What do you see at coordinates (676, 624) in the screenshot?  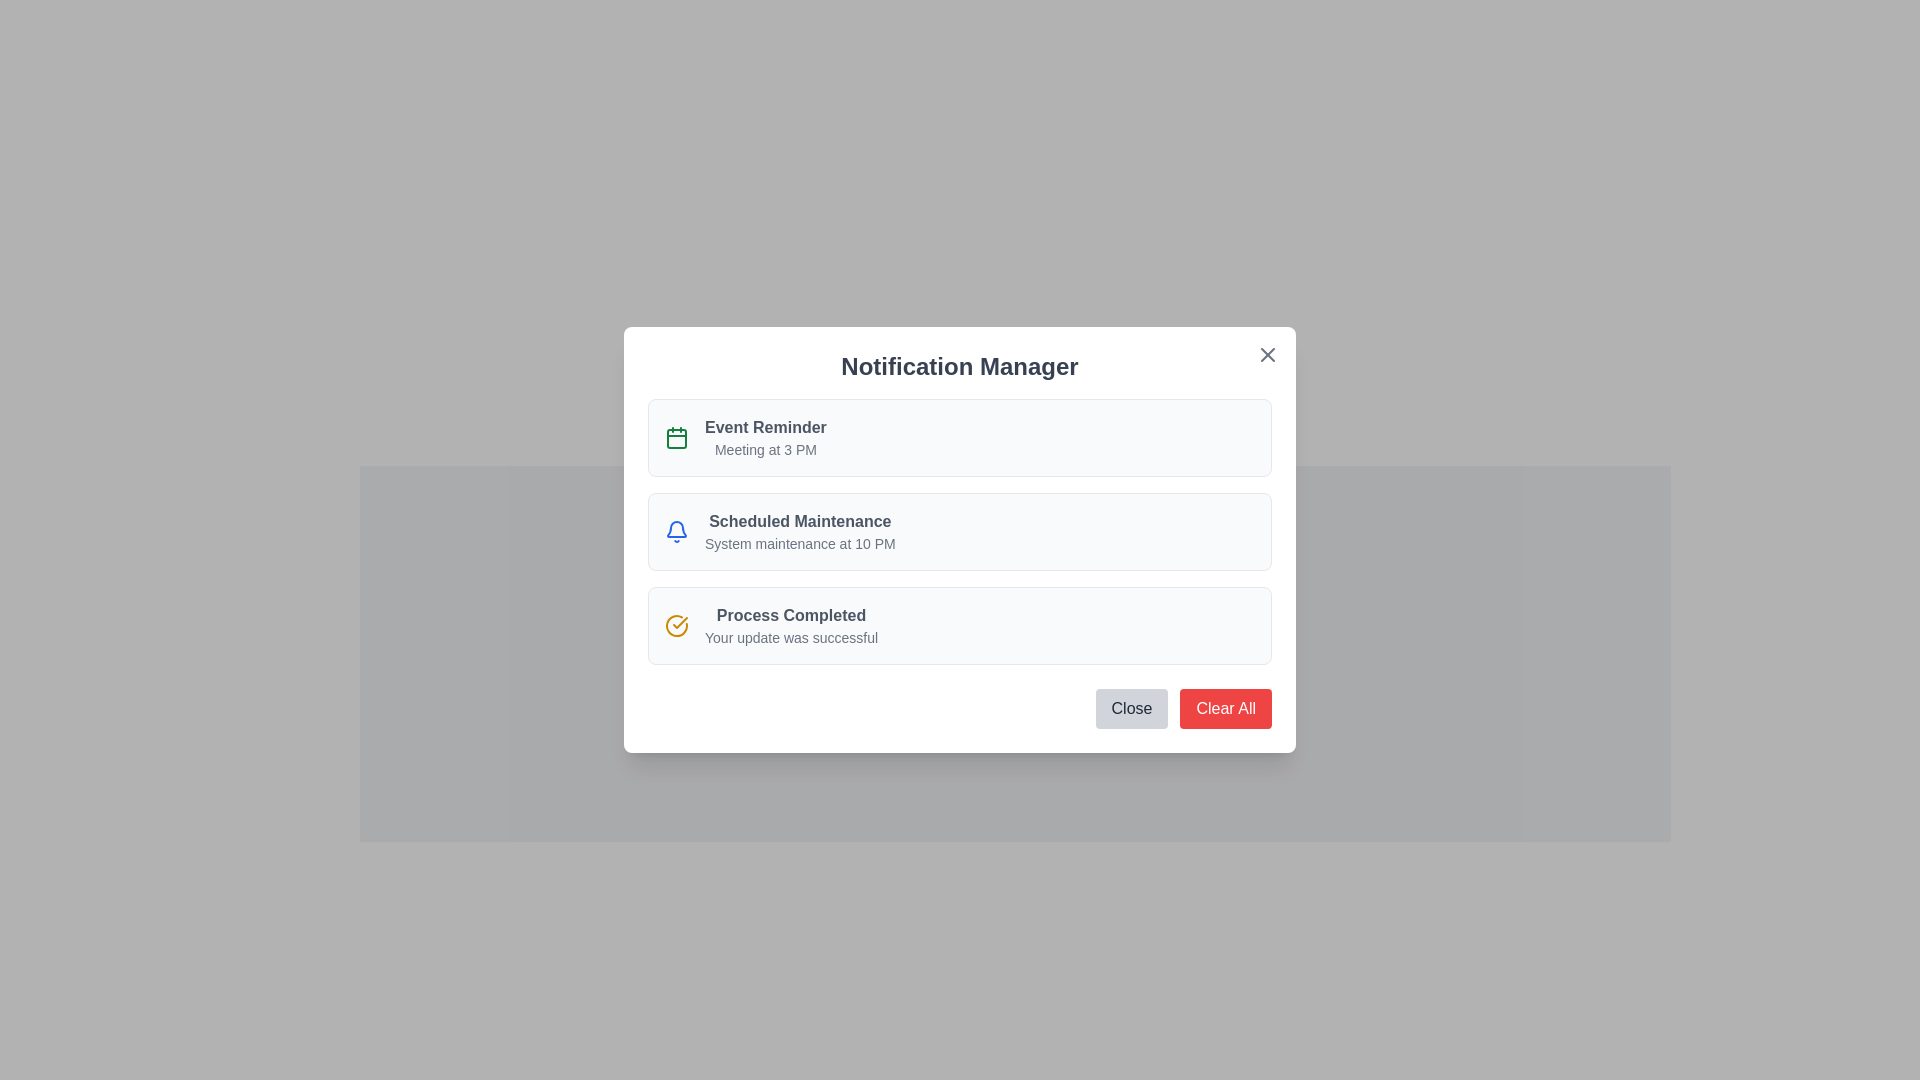 I see `the circular yellow checkmark icon located to the left of the text 'Process Completed' in the bottom-most notification card of the 'Notification Manager' modal interface` at bounding box center [676, 624].